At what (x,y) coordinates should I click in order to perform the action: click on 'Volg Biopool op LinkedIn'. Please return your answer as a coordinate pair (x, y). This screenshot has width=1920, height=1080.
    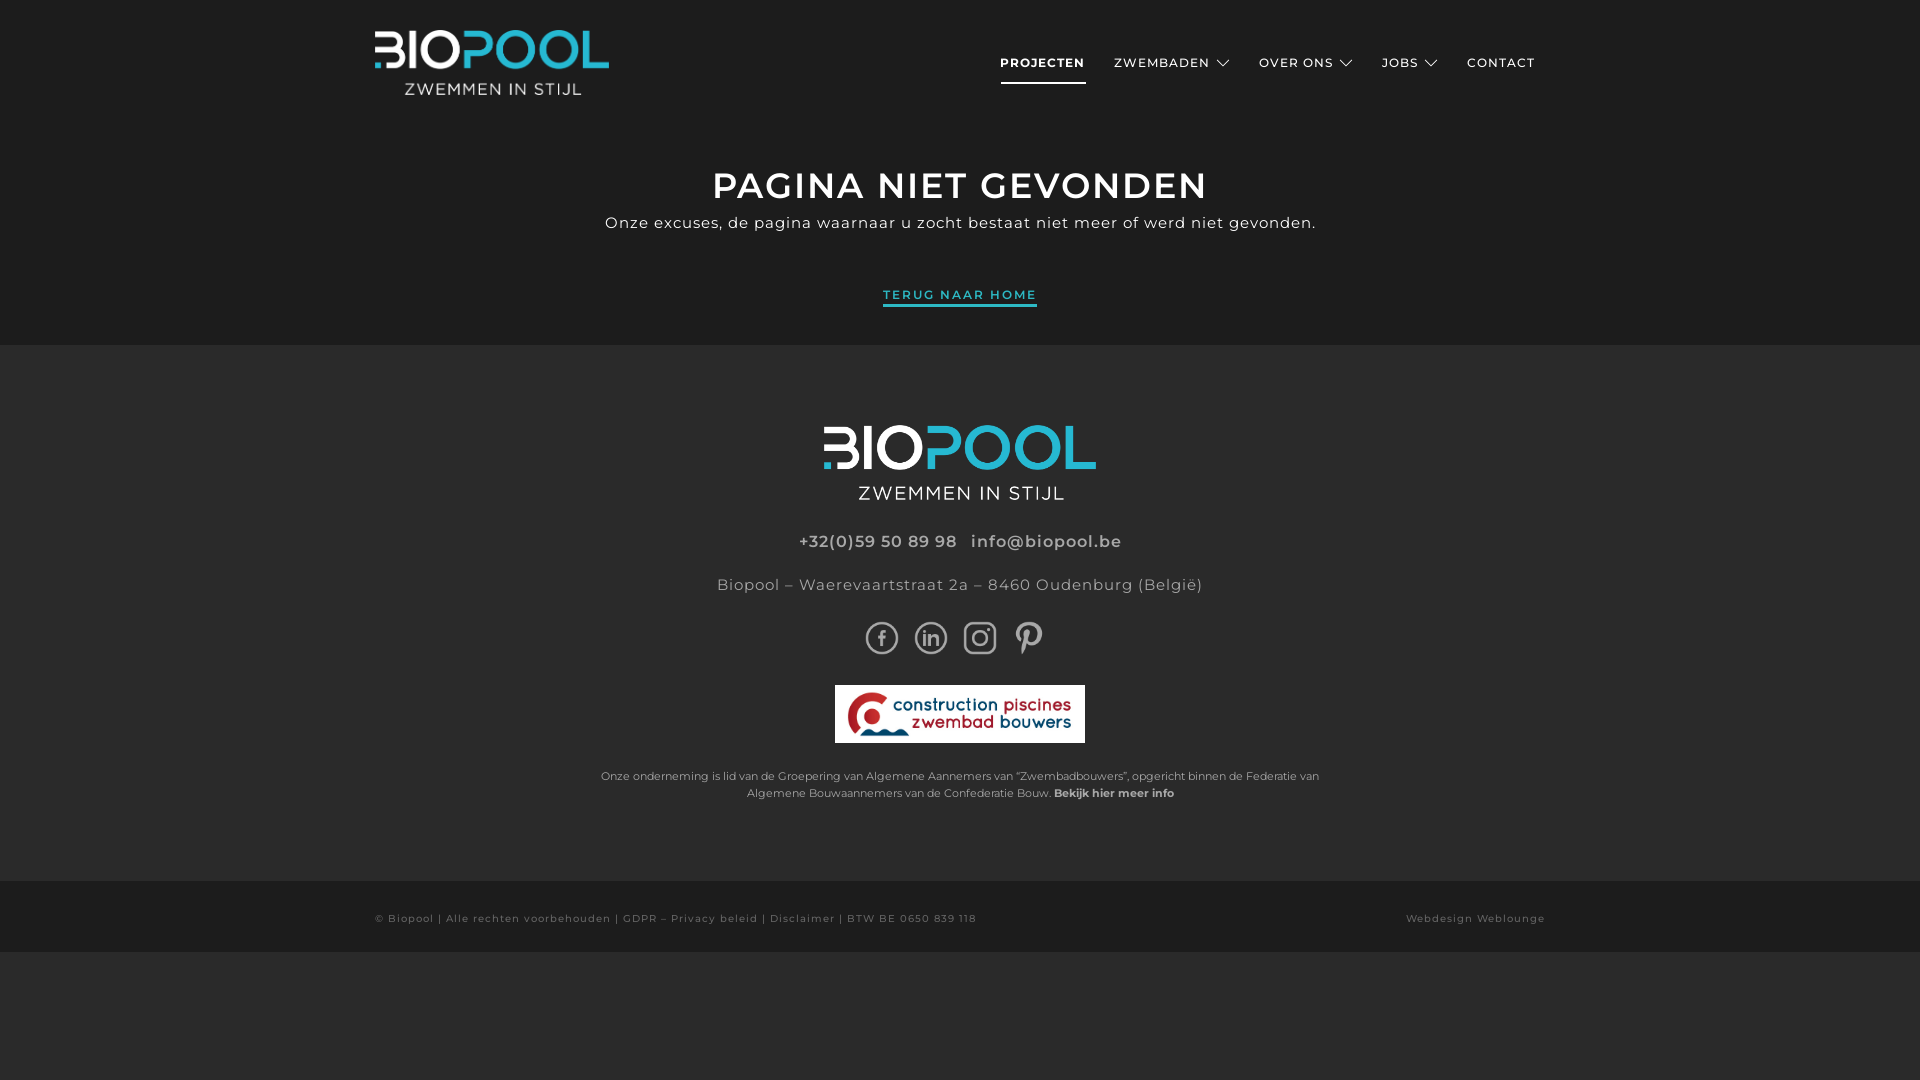
    Looking at the image, I should click on (912, 636).